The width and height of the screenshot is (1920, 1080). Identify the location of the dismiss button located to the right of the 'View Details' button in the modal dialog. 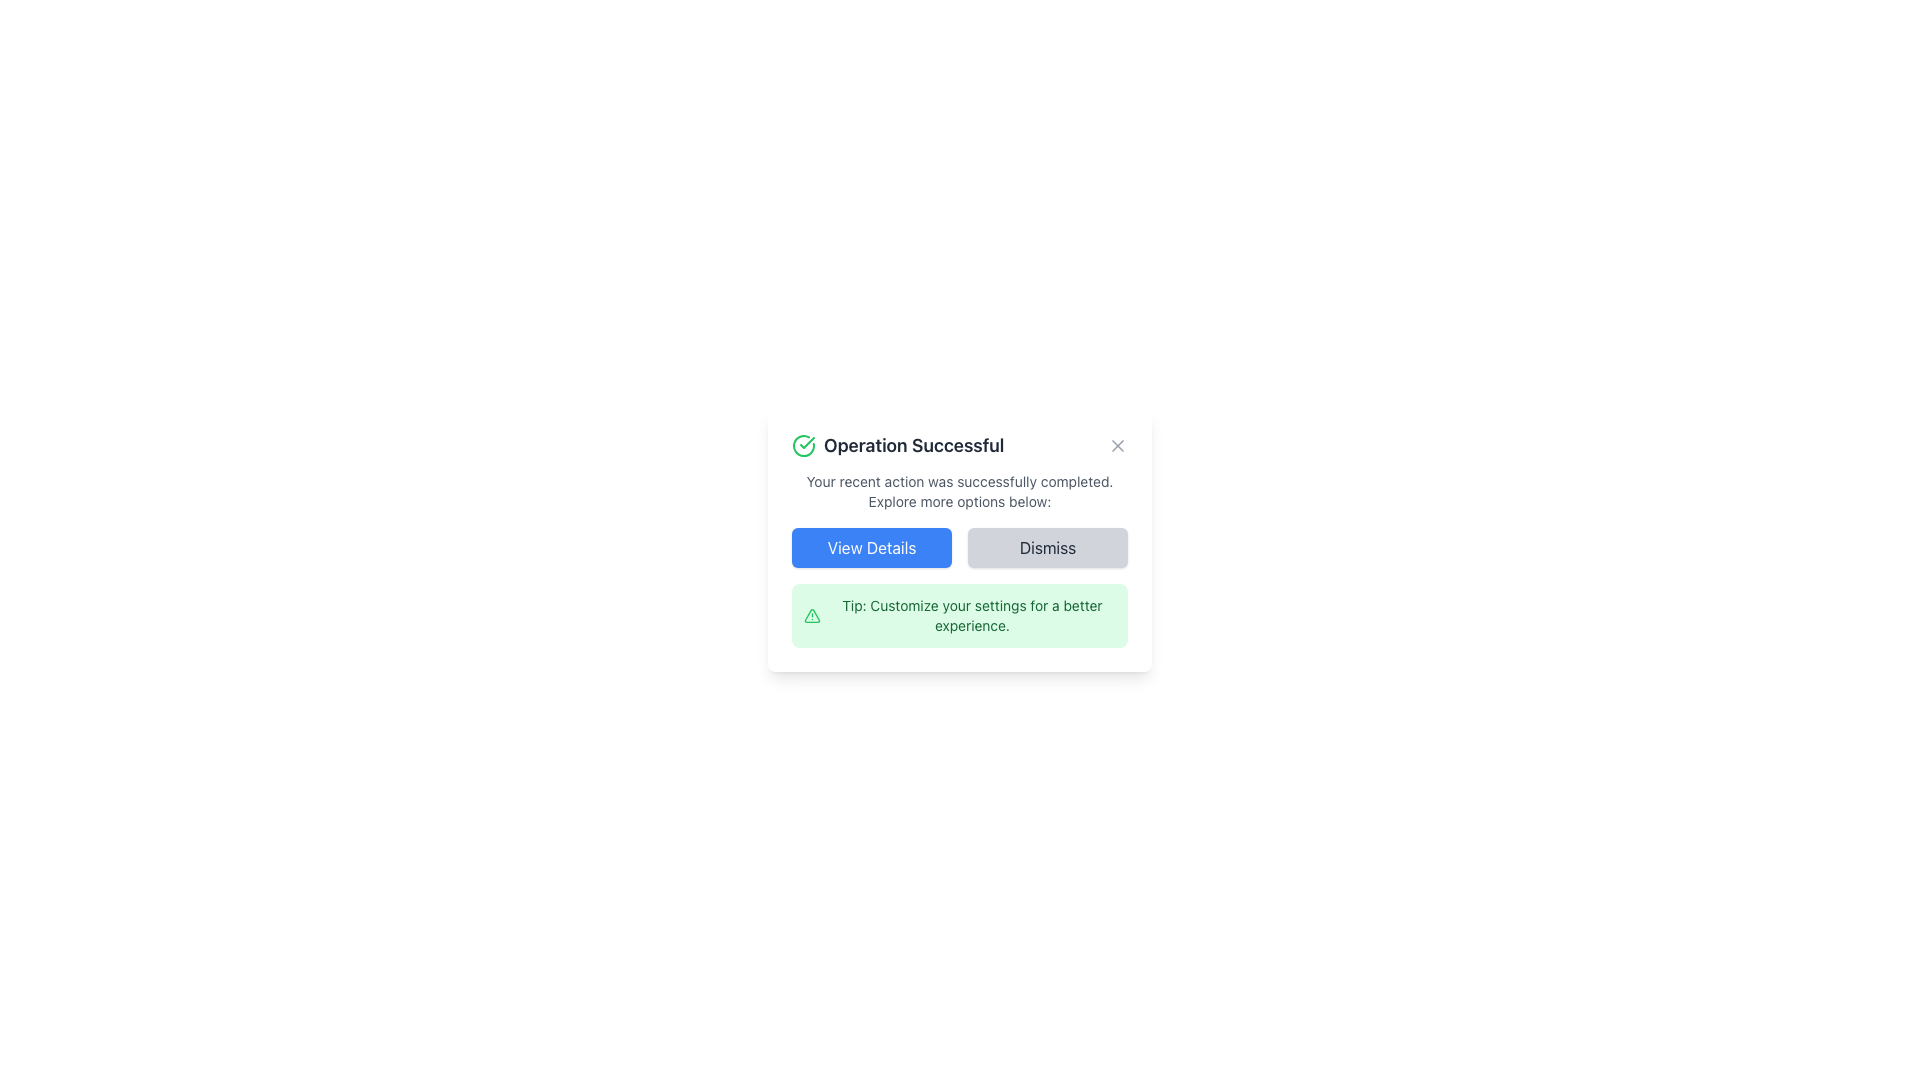
(1046, 547).